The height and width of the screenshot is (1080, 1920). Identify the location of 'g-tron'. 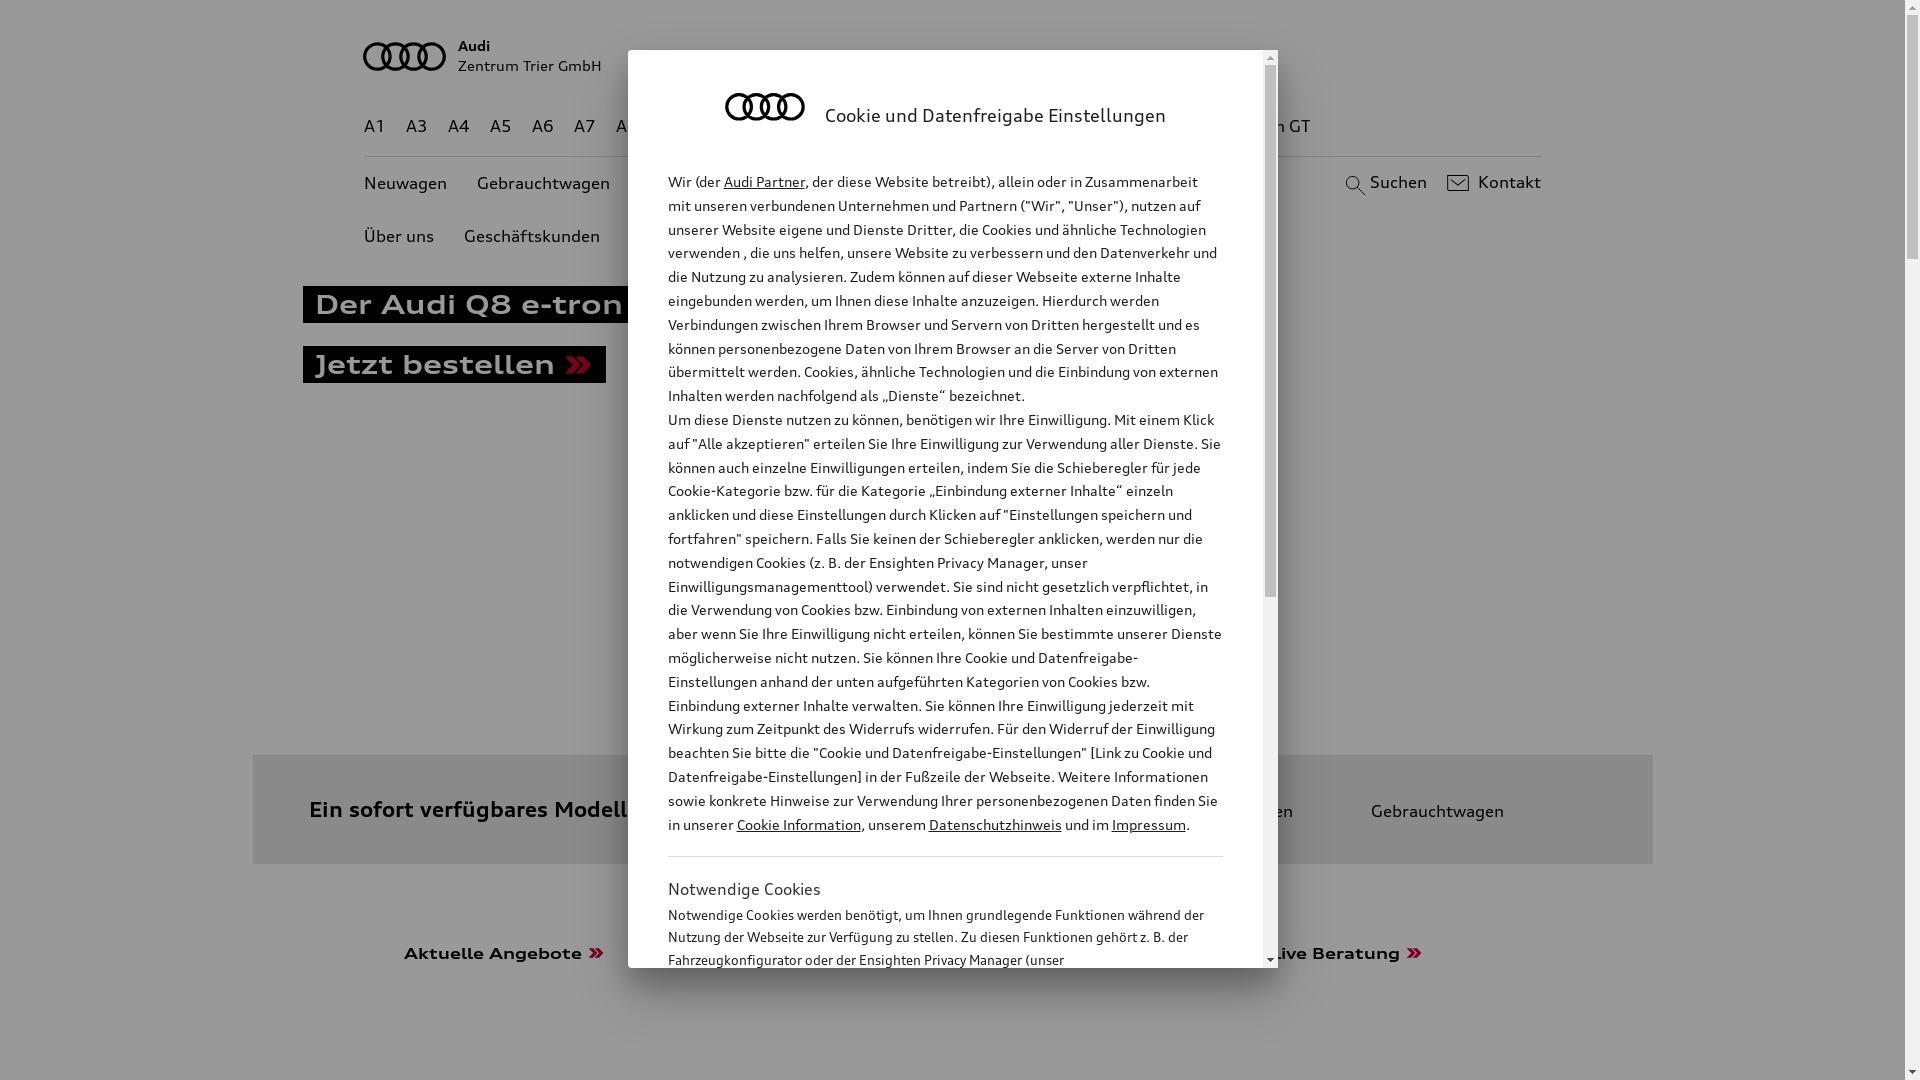
(1190, 126).